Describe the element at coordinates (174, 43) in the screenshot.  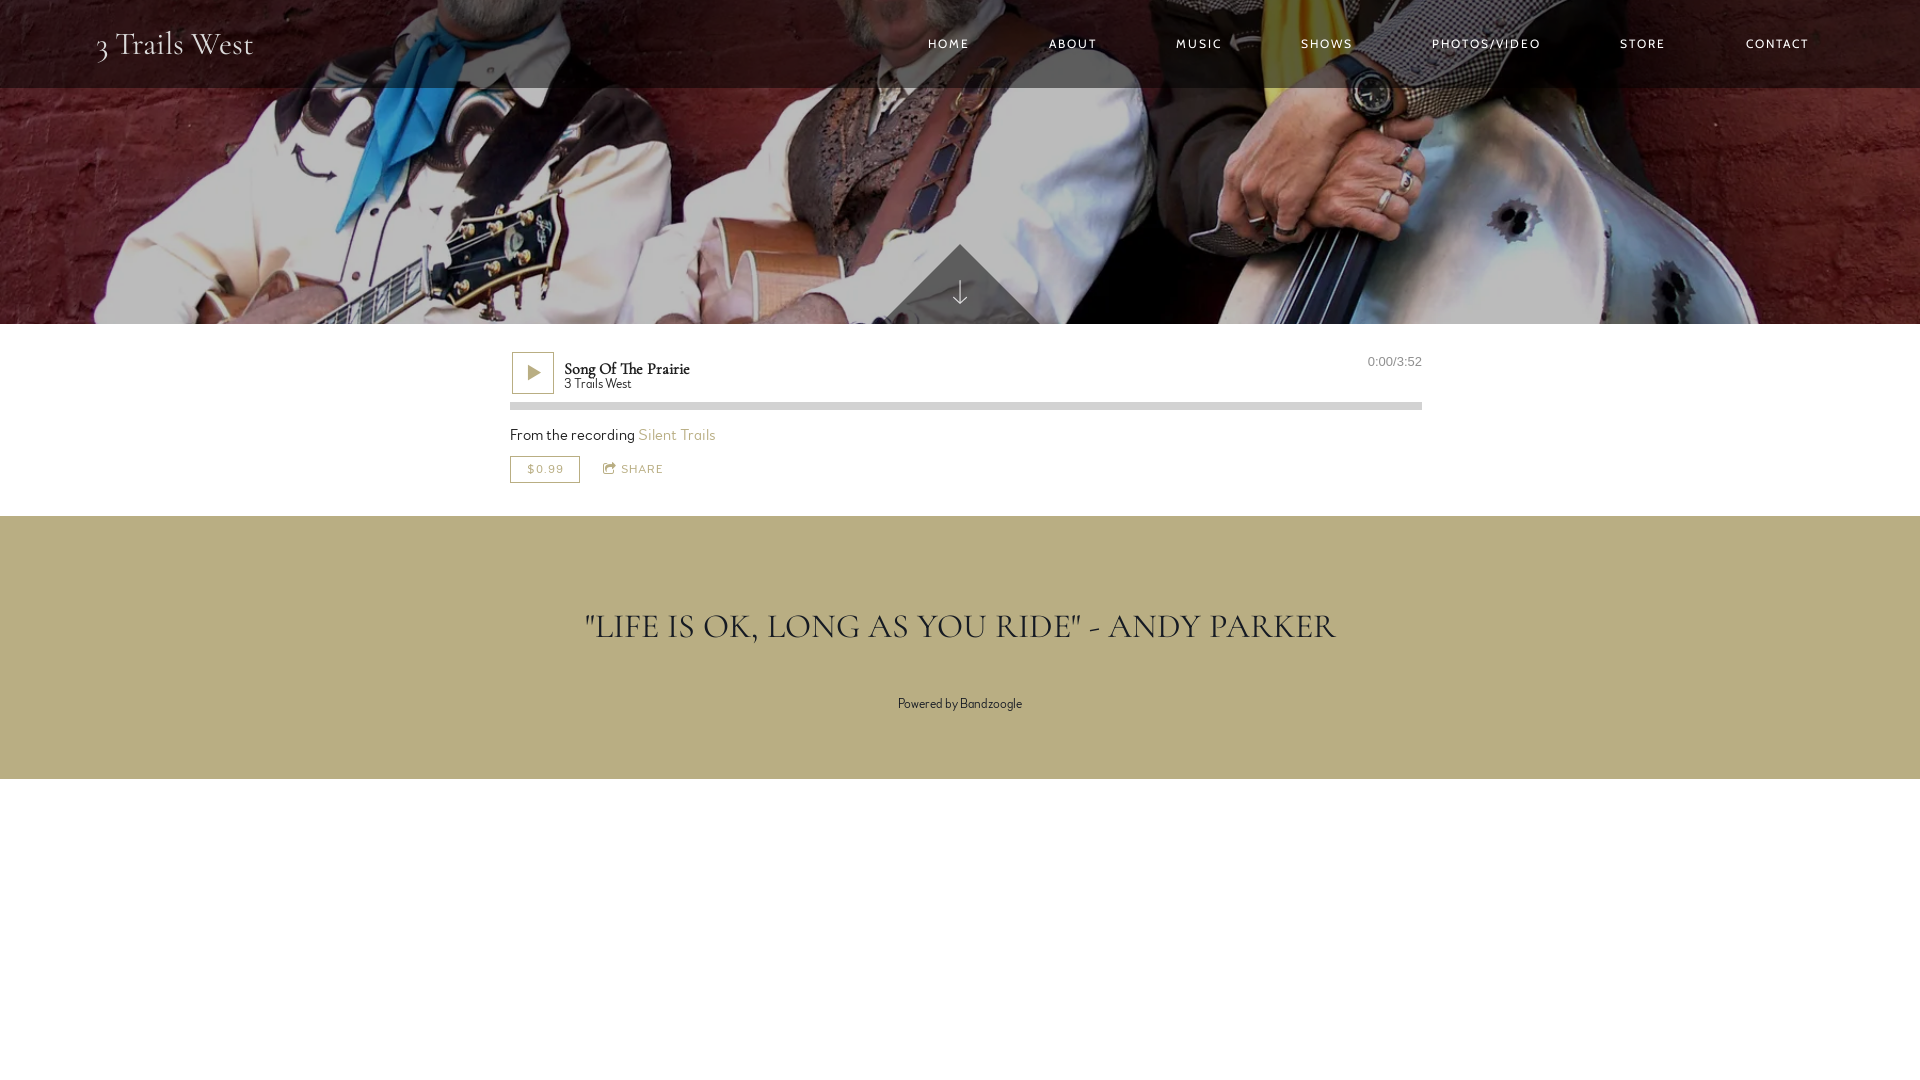
I see `'3 Trails West'` at that location.